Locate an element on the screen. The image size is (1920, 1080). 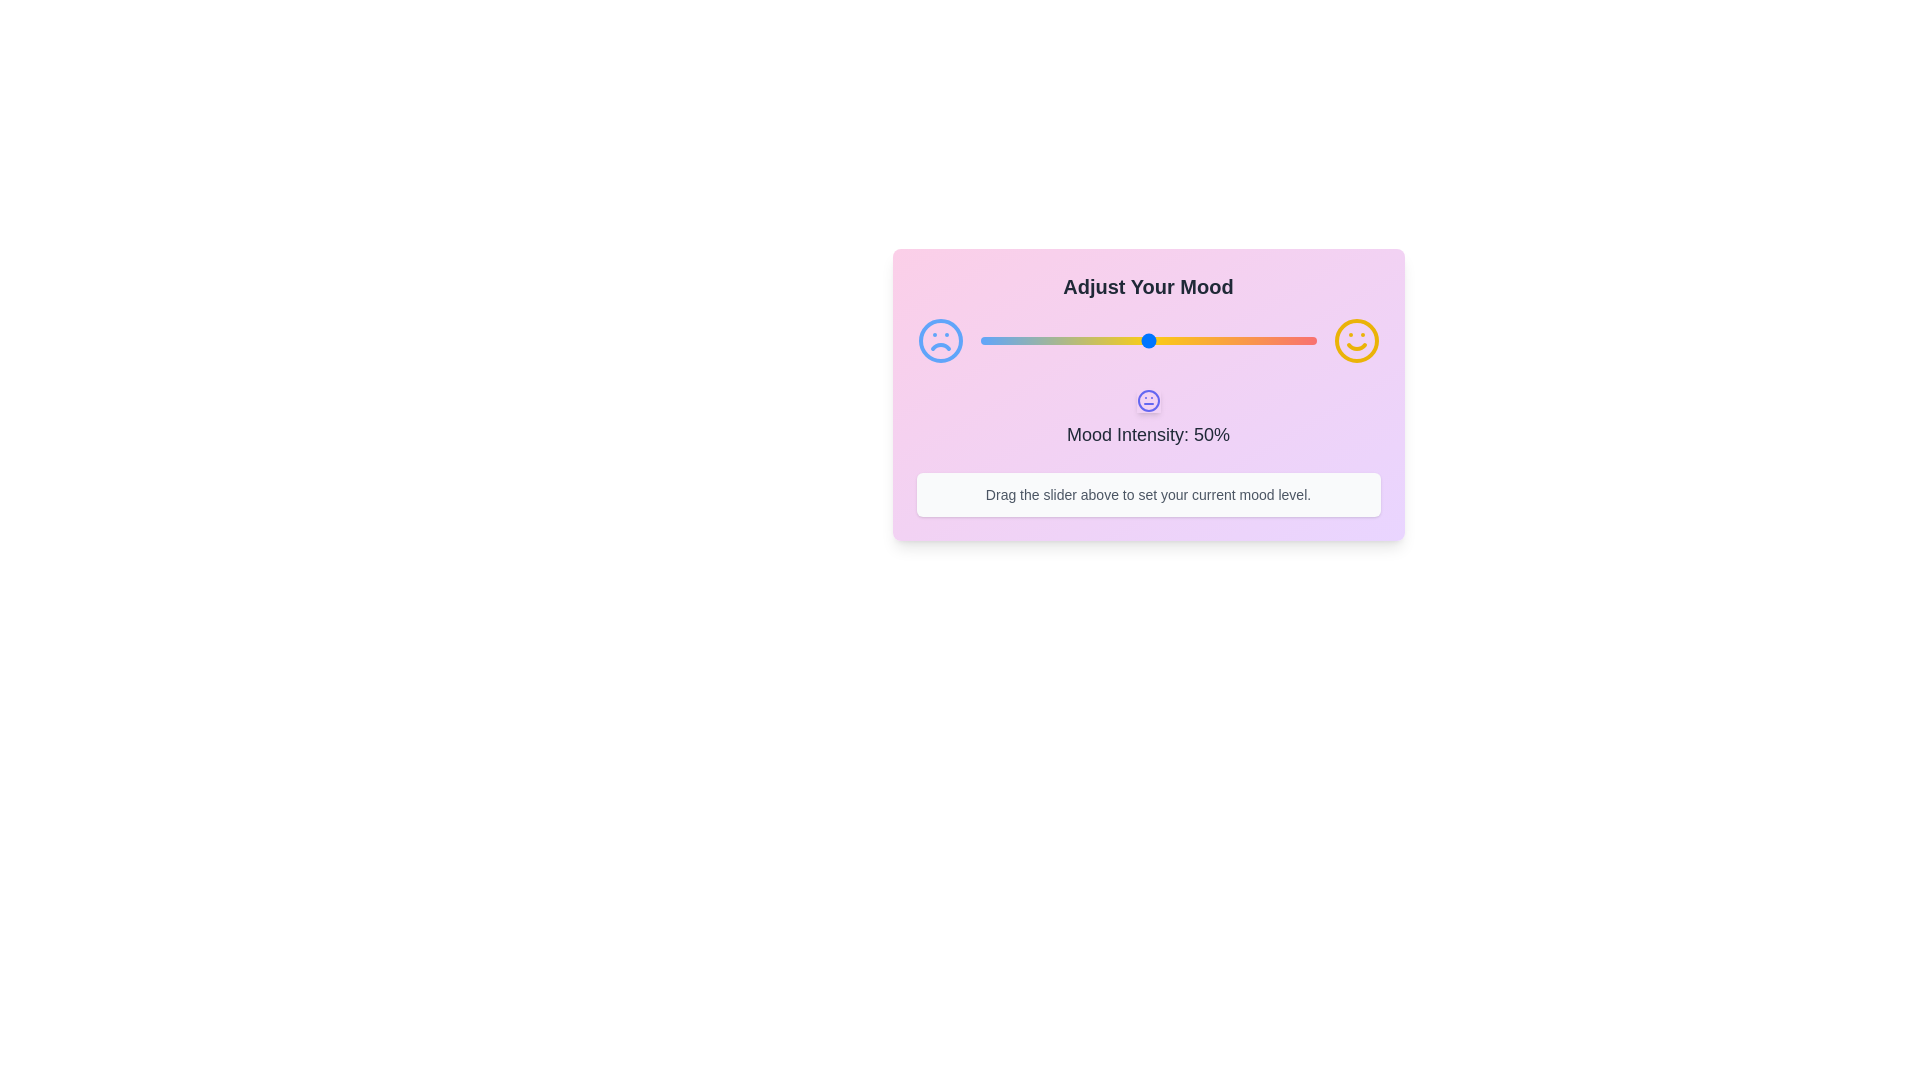
the mood intensity to 5% by dragging the slider is located at coordinates (997, 339).